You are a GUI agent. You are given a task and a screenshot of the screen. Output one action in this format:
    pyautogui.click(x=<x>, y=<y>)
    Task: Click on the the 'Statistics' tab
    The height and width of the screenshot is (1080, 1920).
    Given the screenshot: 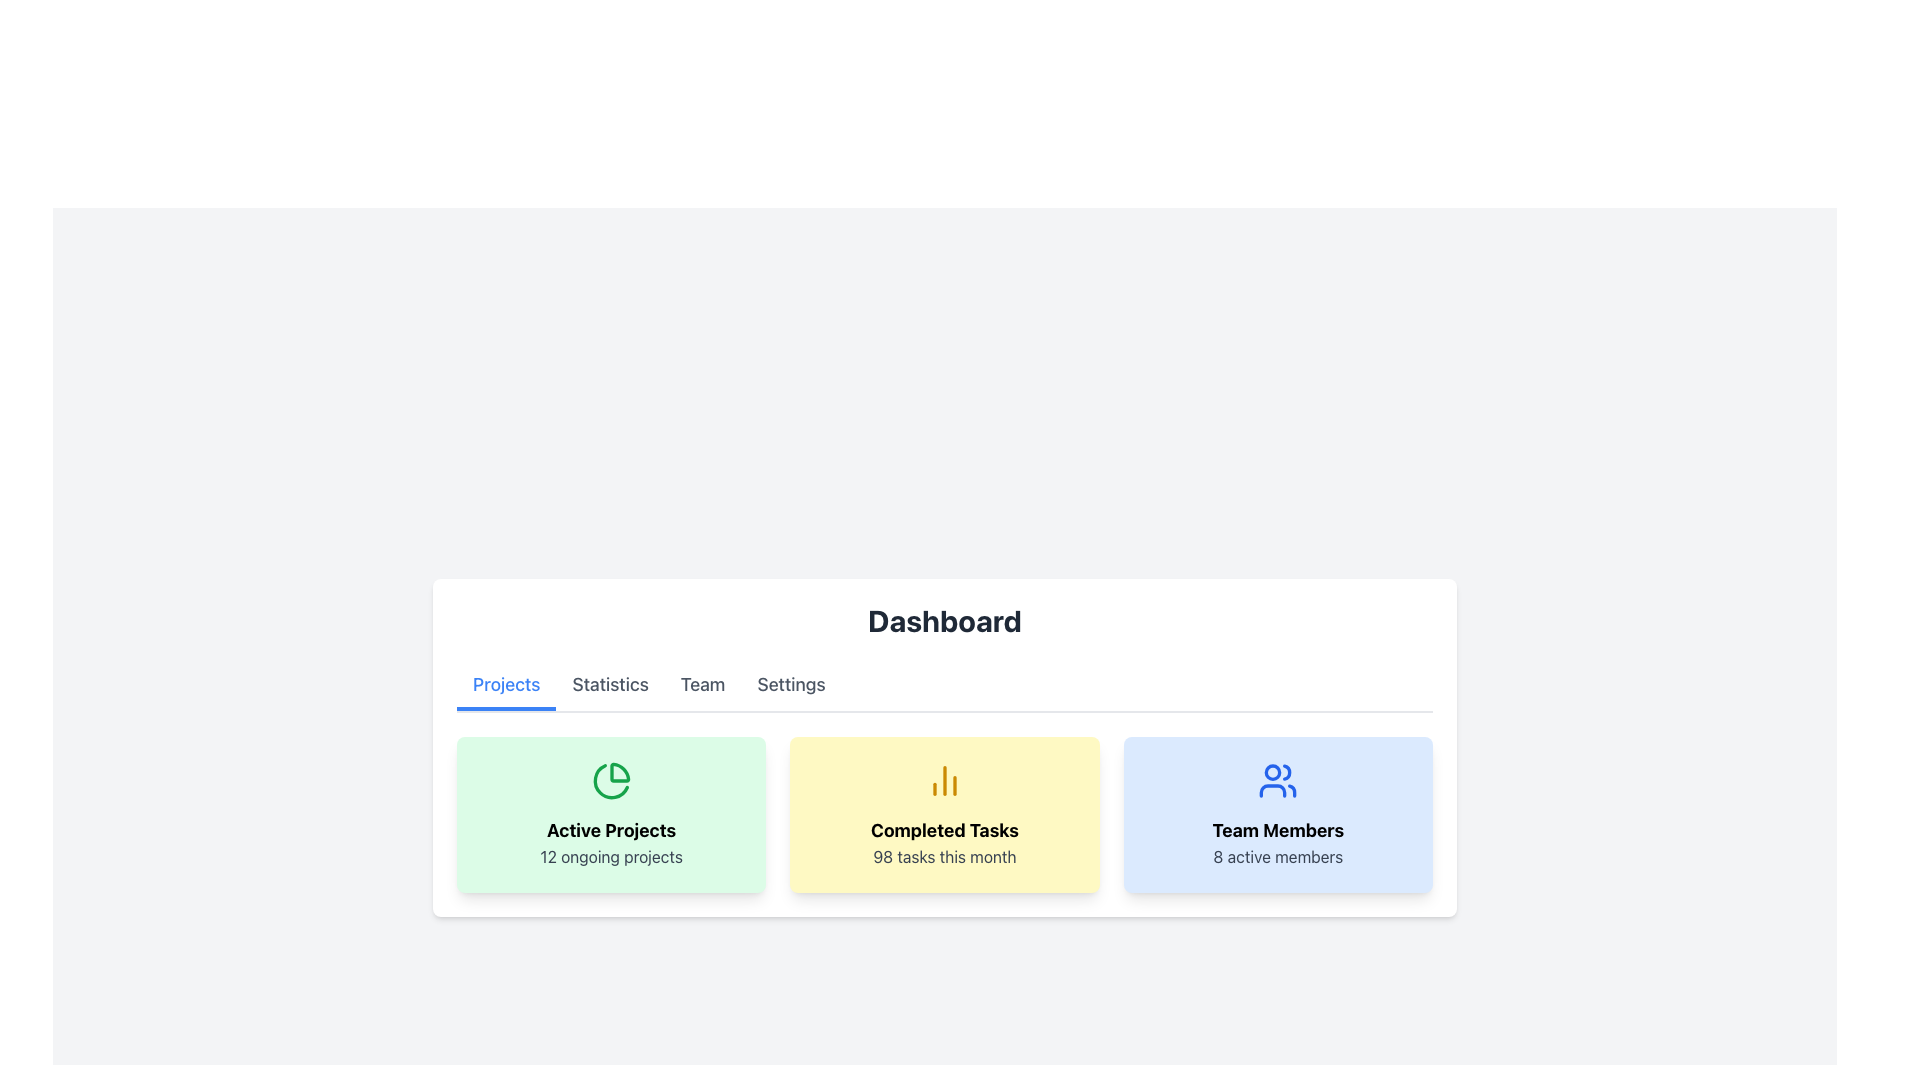 What is the action you would take?
    pyautogui.click(x=609, y=685)
    